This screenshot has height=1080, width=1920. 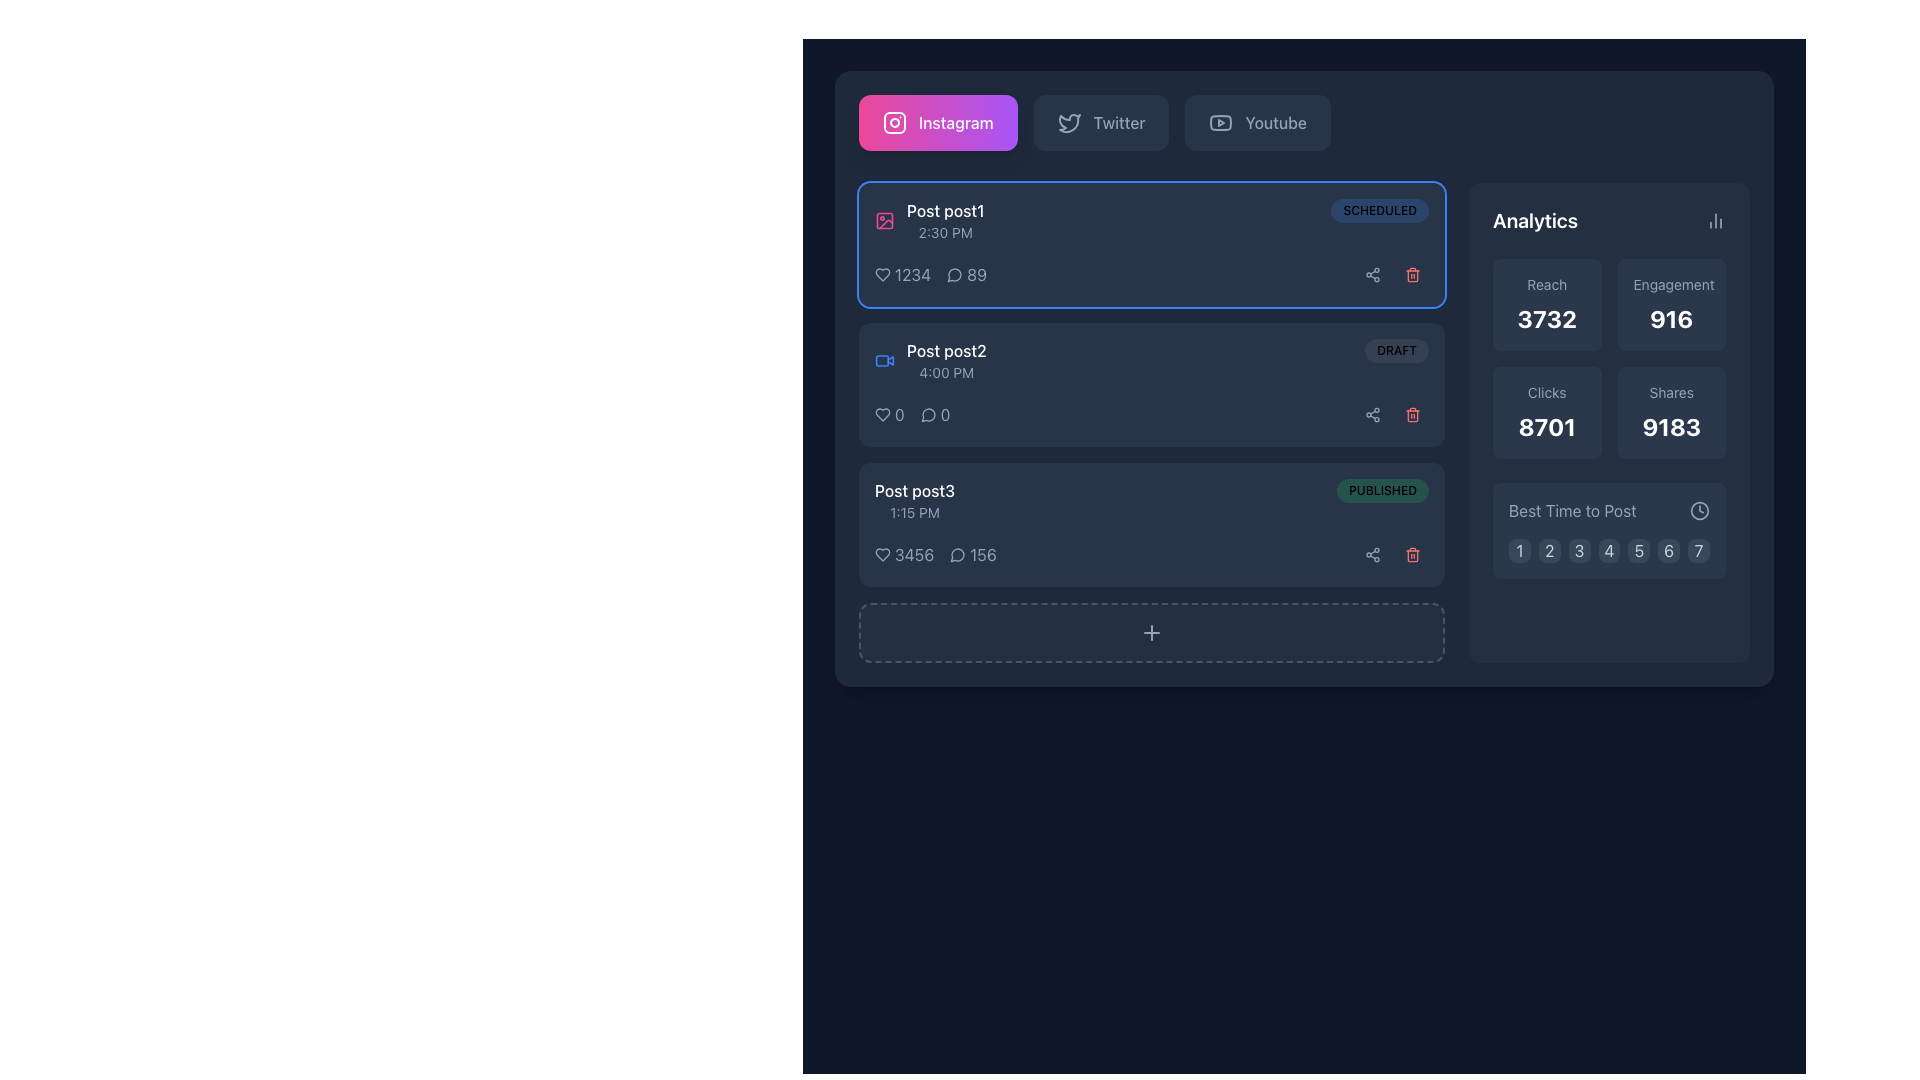 I want to click on numerical value '1234' displayed next to the heart icon in the top section of the interface, so click(x=902, y=274).